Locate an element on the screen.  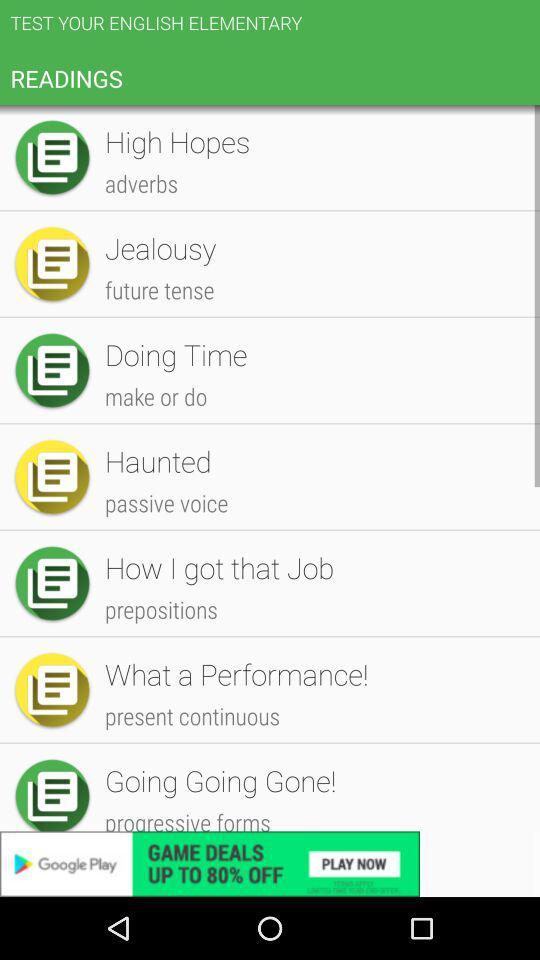
the help is located at coordinates (312, 865).